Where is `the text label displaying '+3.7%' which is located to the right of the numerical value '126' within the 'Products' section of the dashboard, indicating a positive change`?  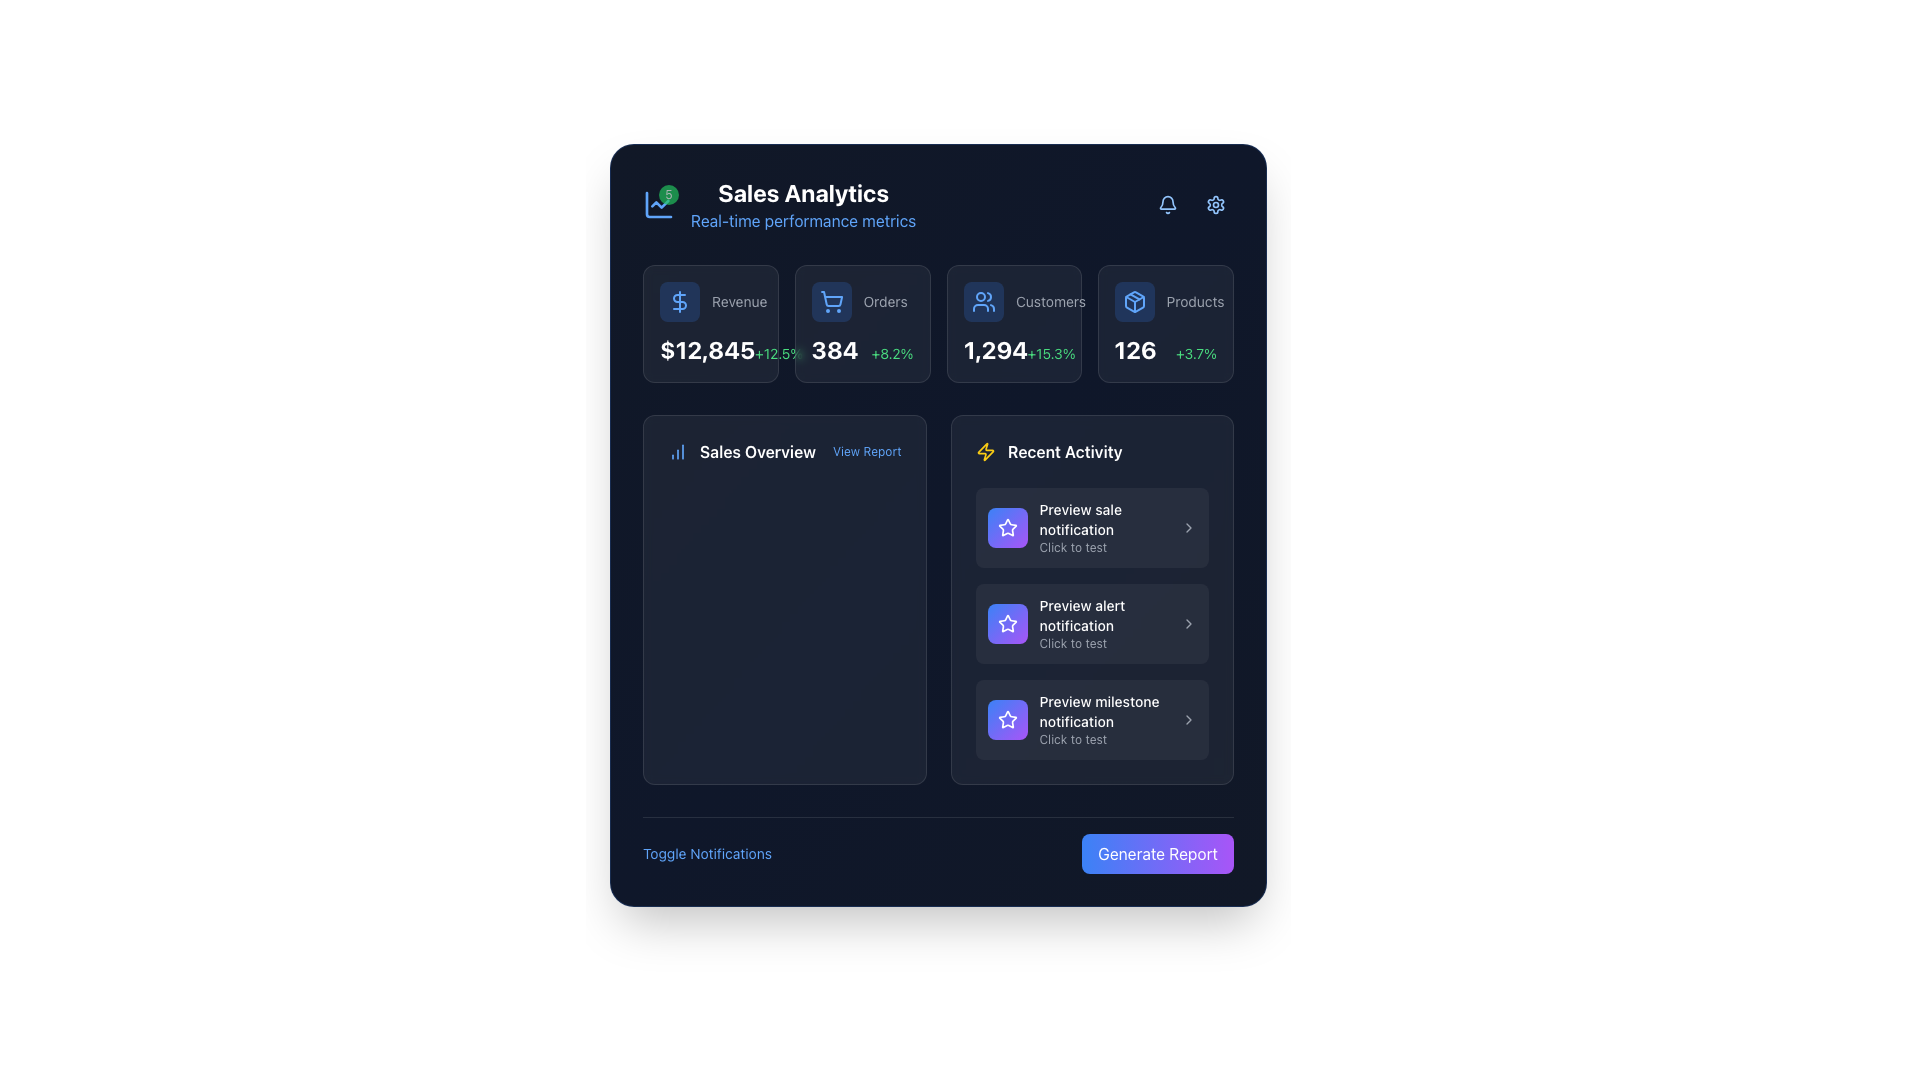 the text label displaying '+3.7%' which is located to the right of the numerical value '126' within the 'Products' section of the dashboard, indicating a positive change is located at coordinates (1196, 353).